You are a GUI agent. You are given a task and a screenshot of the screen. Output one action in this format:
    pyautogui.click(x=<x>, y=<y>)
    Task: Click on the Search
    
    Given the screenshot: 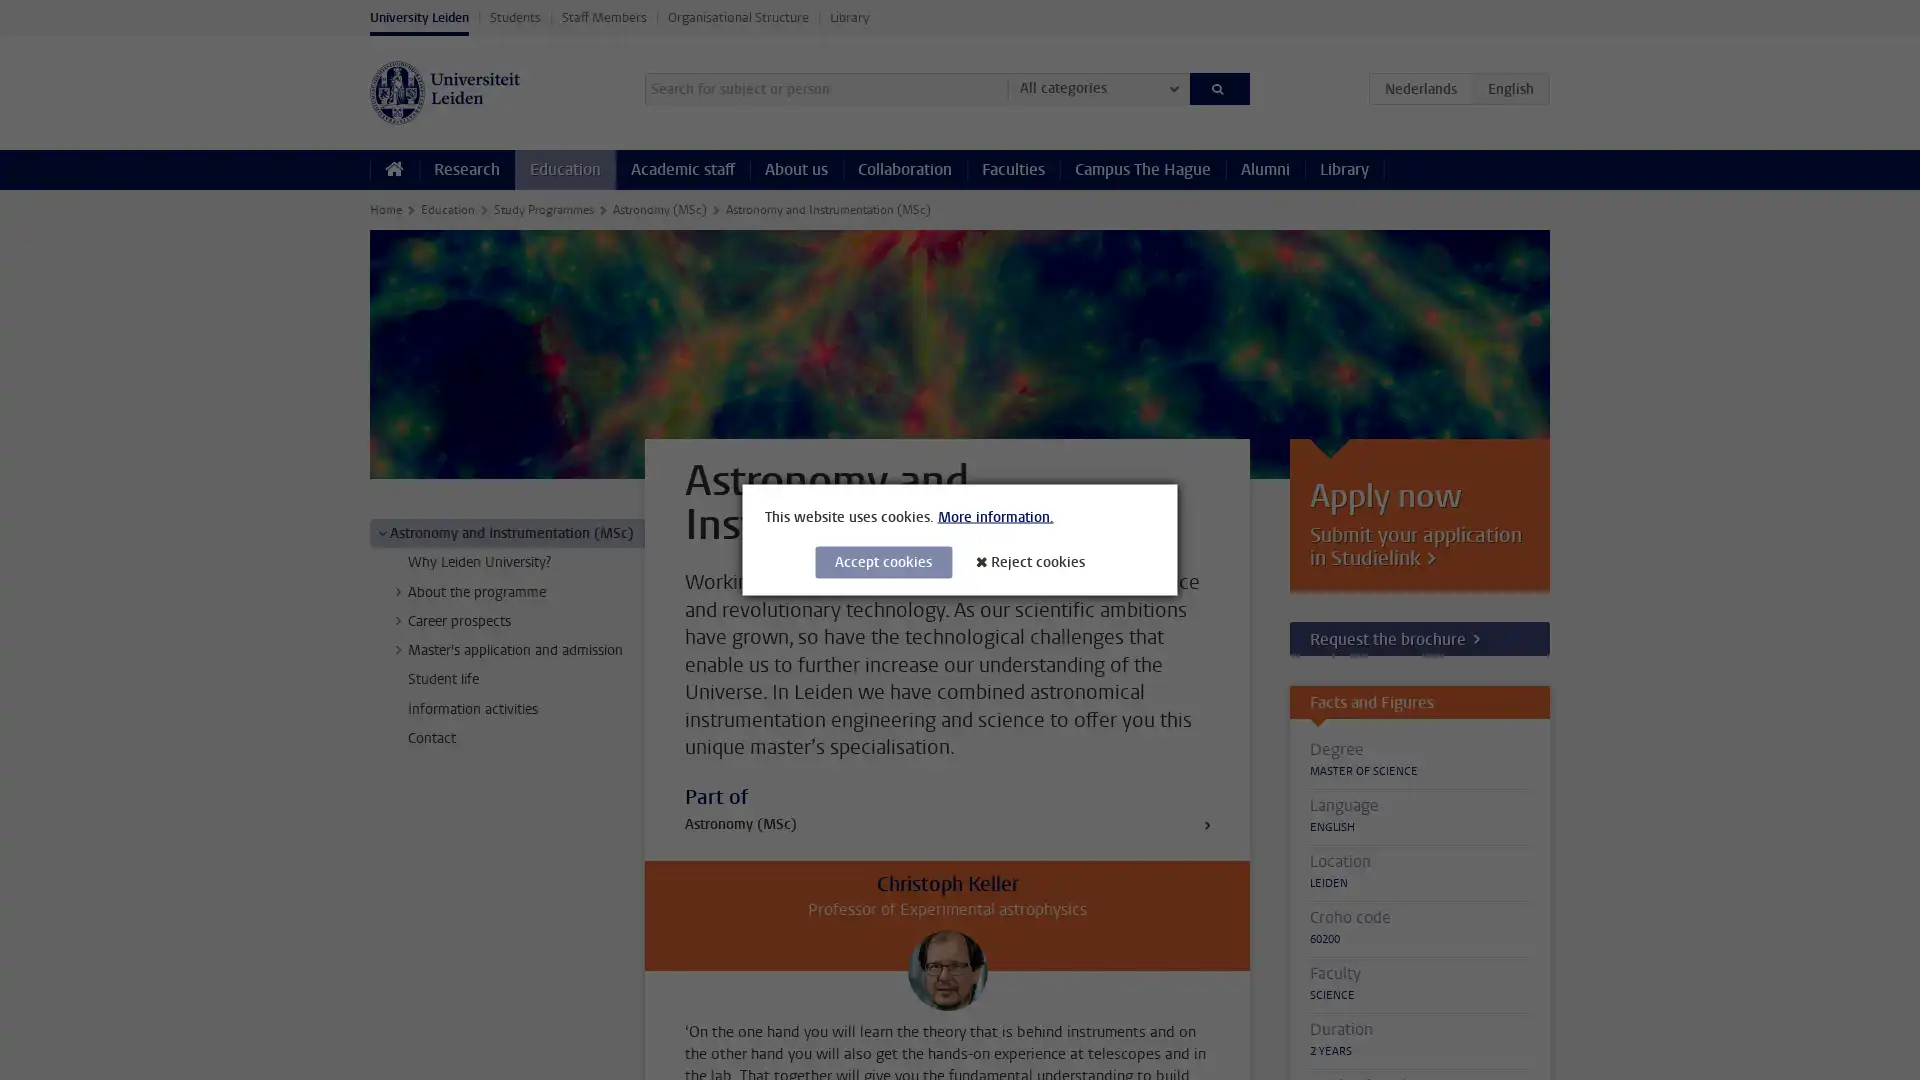 What is the action you would take?
    pyautogui.click(x=1218, y=87)
    